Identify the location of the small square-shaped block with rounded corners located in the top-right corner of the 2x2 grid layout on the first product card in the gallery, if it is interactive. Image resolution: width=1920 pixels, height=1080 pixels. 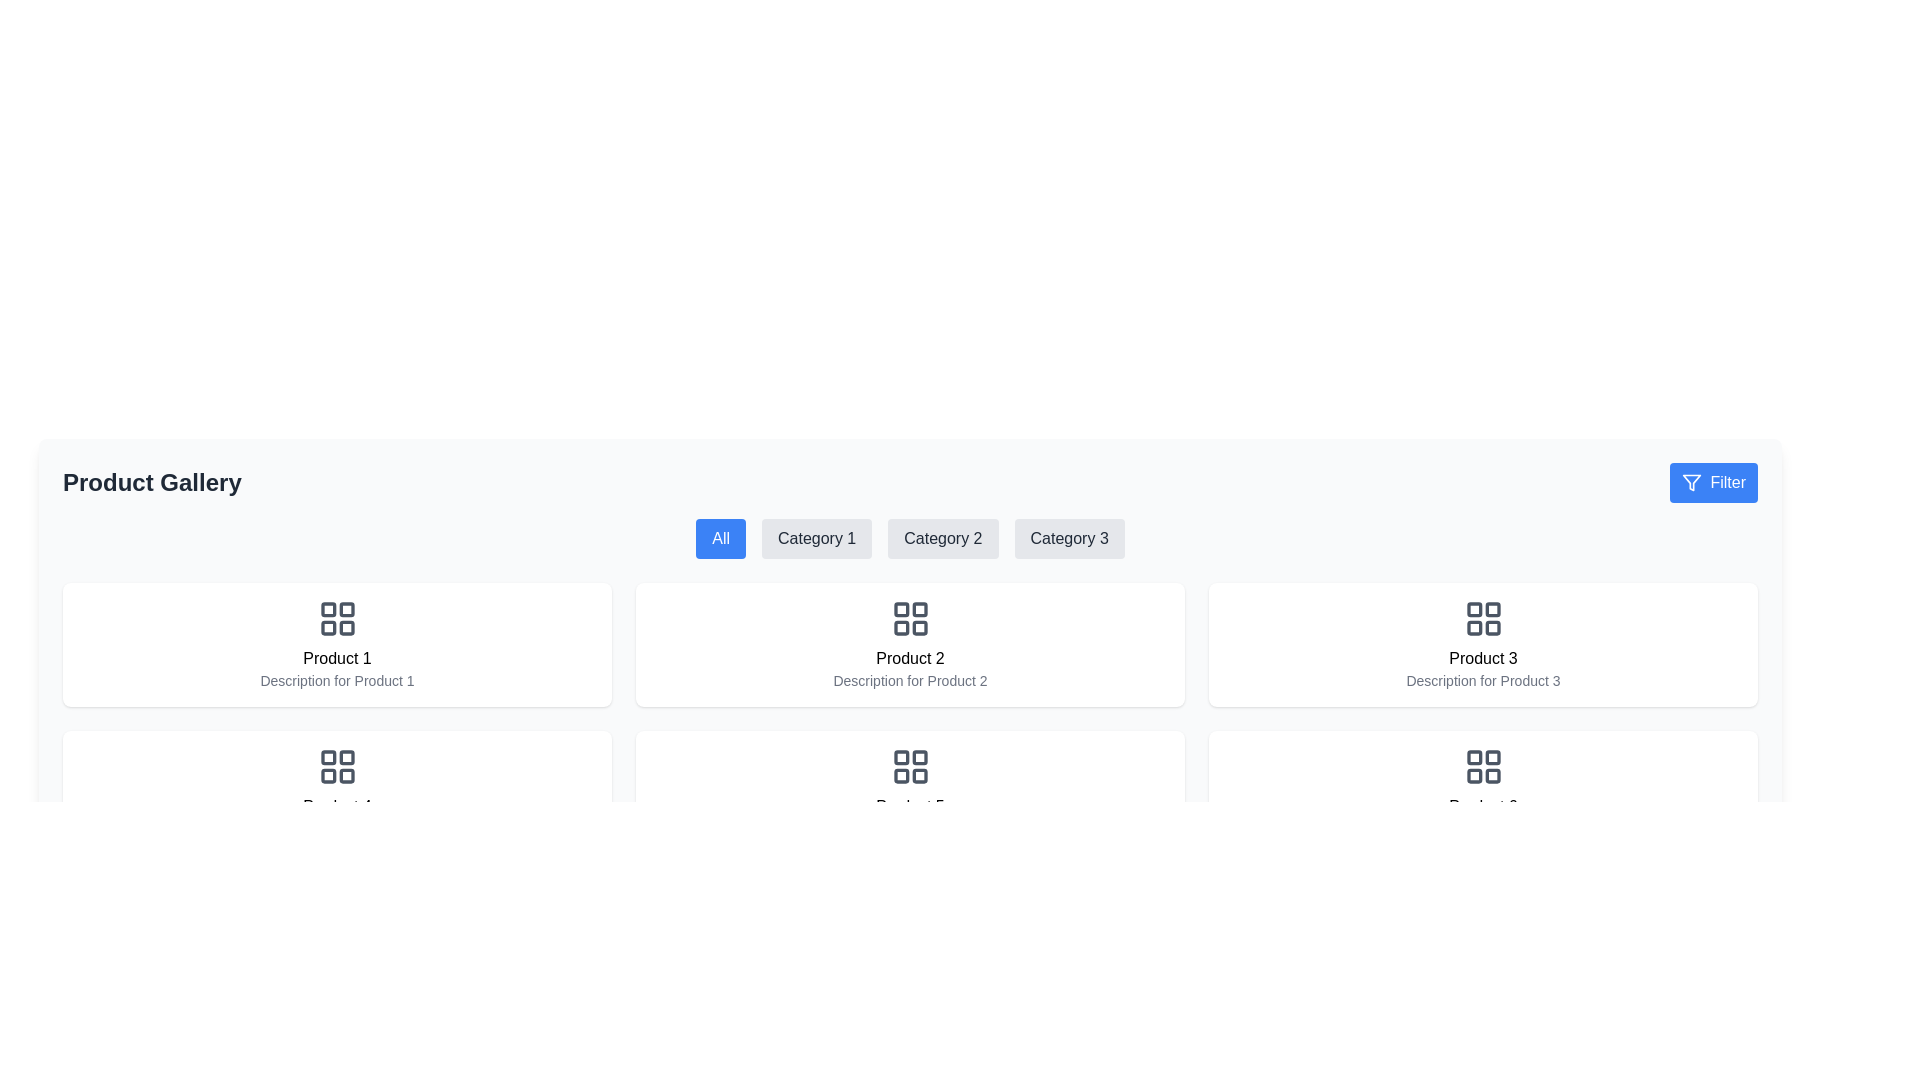
(346, 608).